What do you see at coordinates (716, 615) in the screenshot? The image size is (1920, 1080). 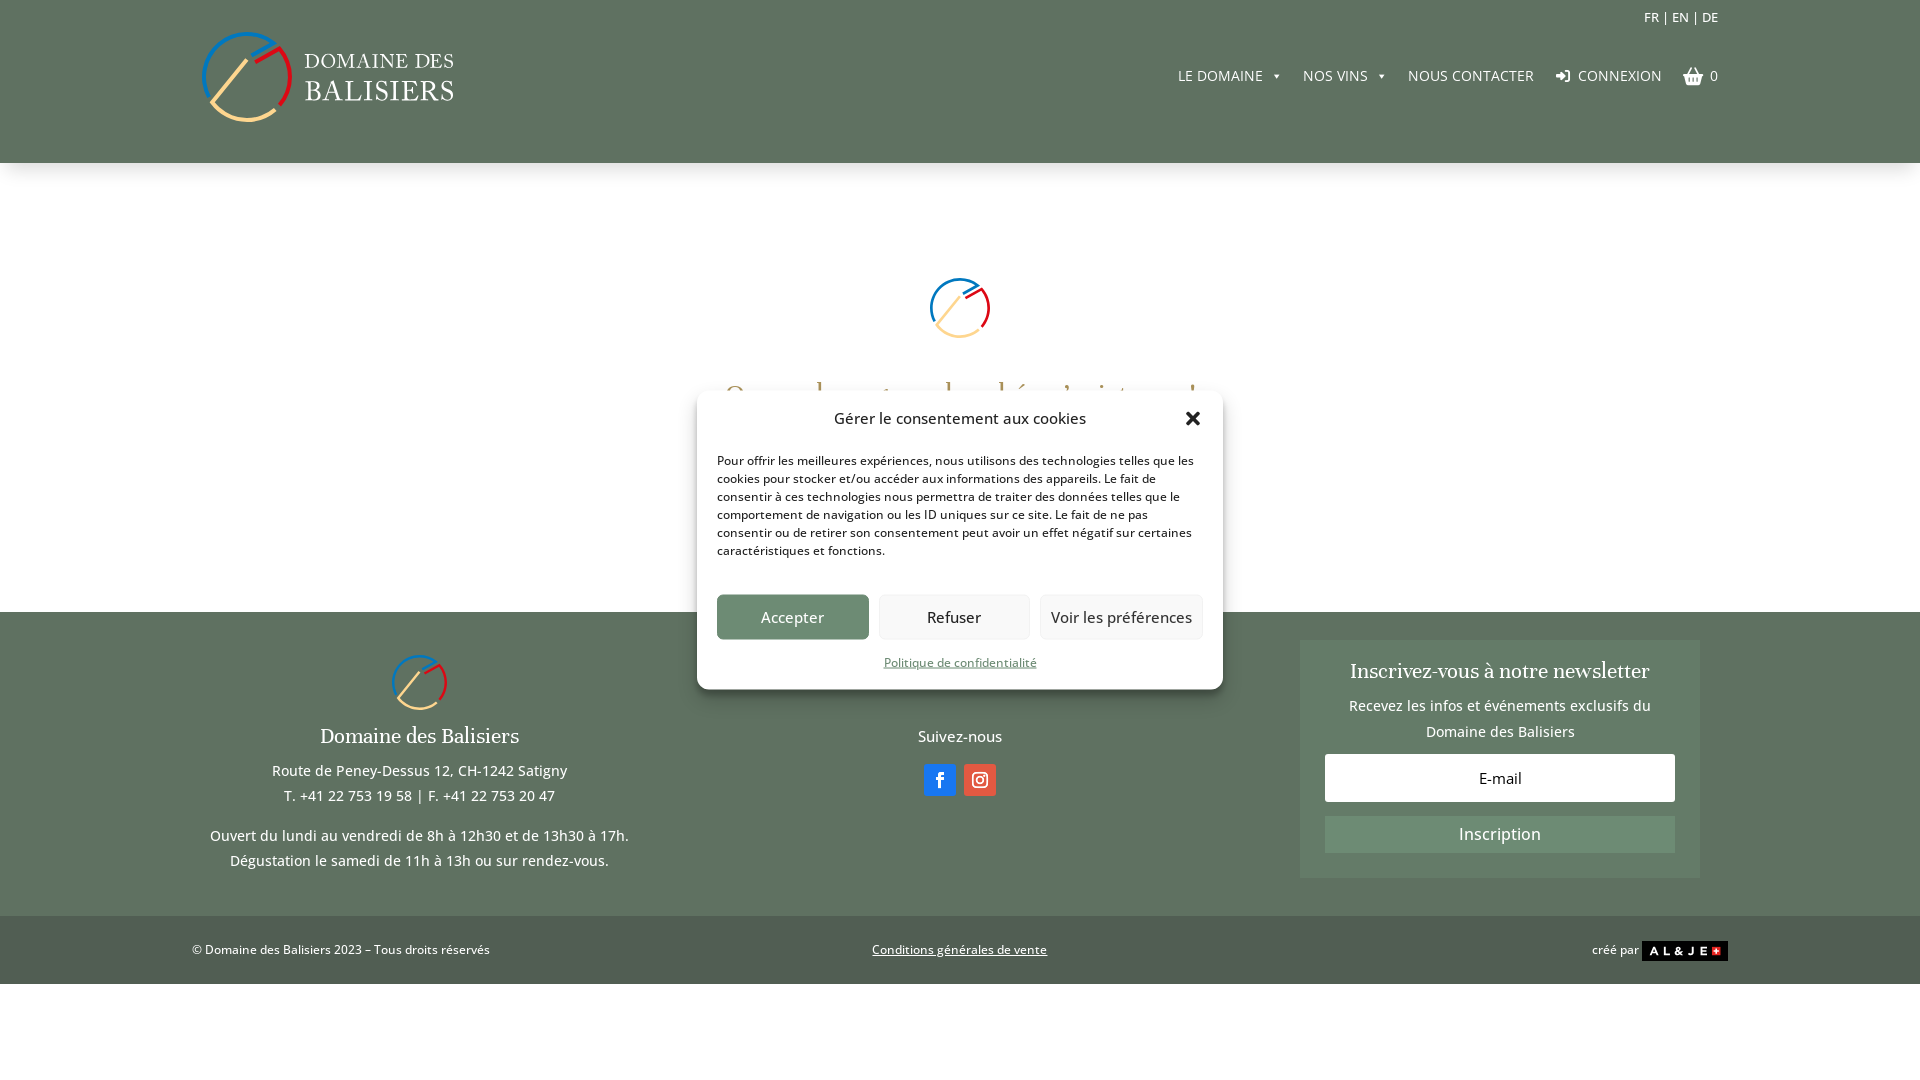 I see `'Accepter'` at bounding box center [716, 615].